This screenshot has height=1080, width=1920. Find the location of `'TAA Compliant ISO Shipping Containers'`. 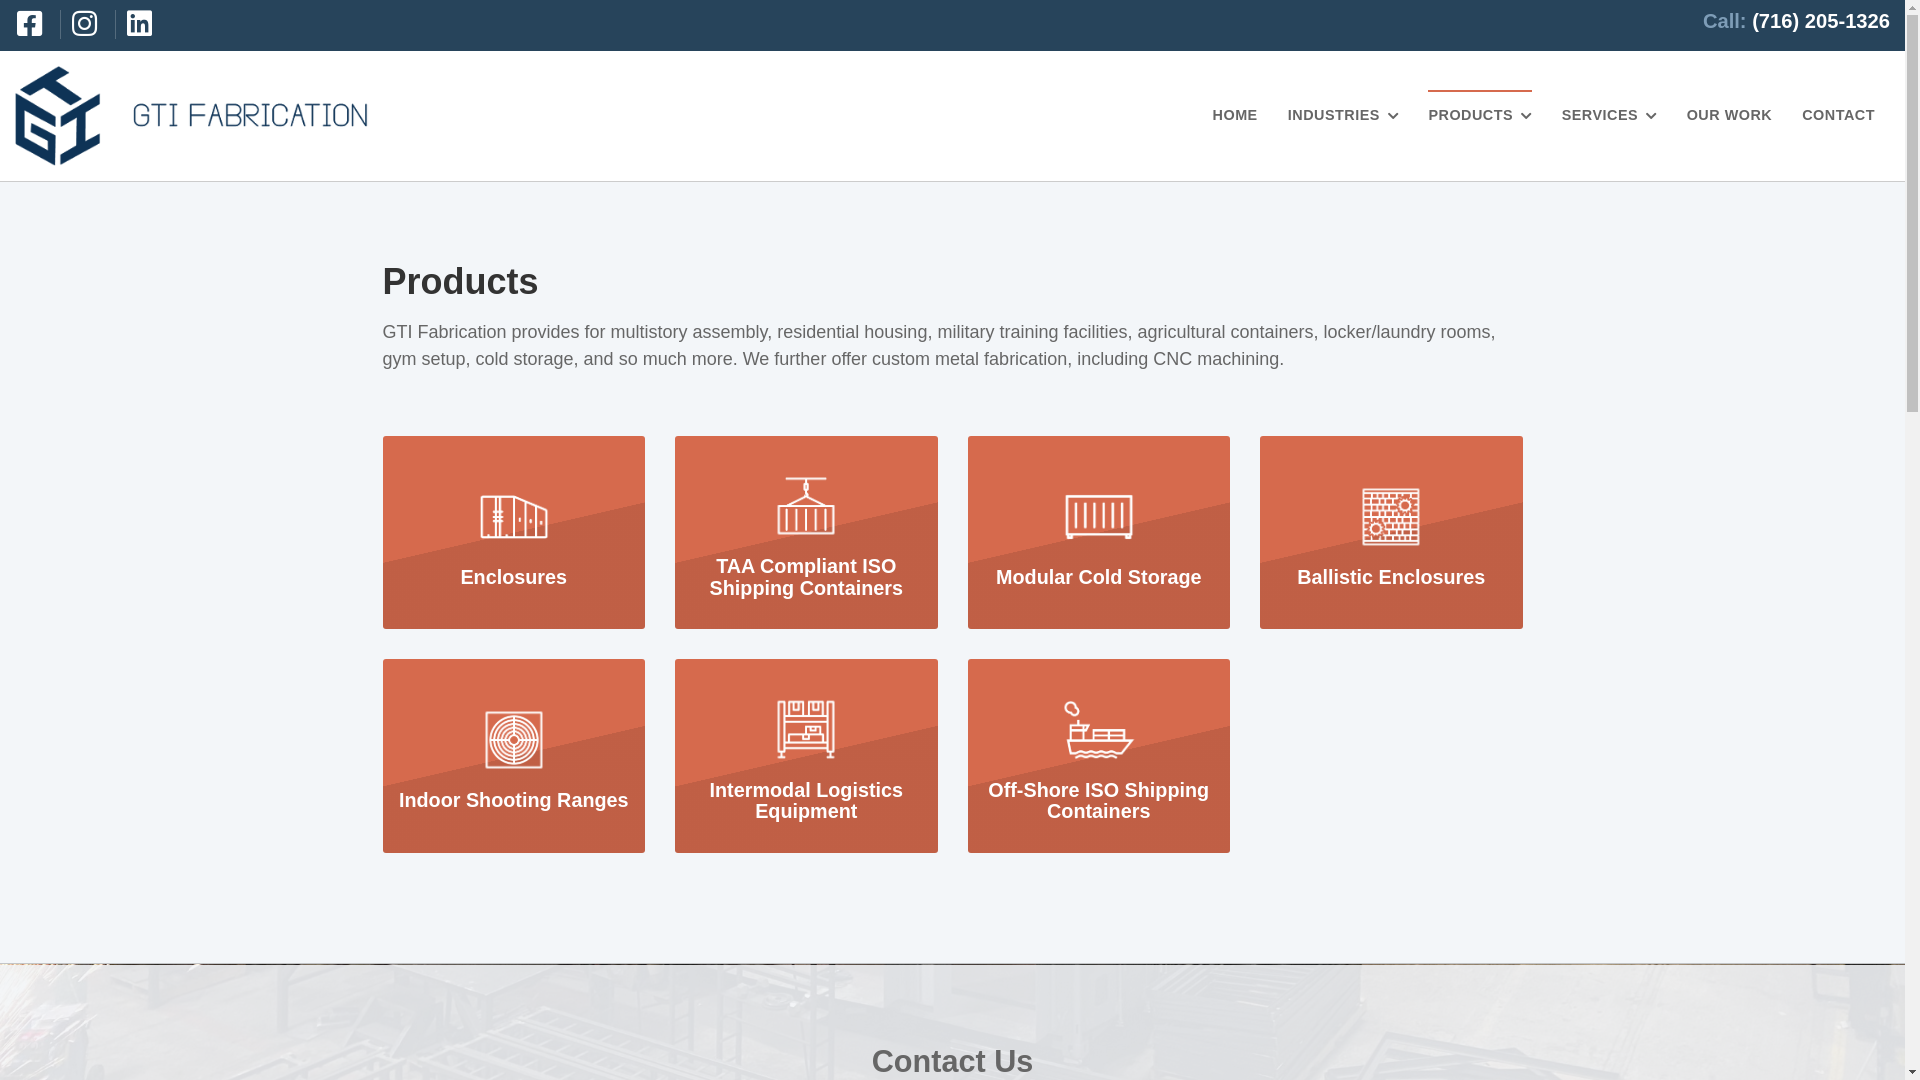

'TAA Compliant ISO Shipping Containers' is located at coordinates (806, 531).